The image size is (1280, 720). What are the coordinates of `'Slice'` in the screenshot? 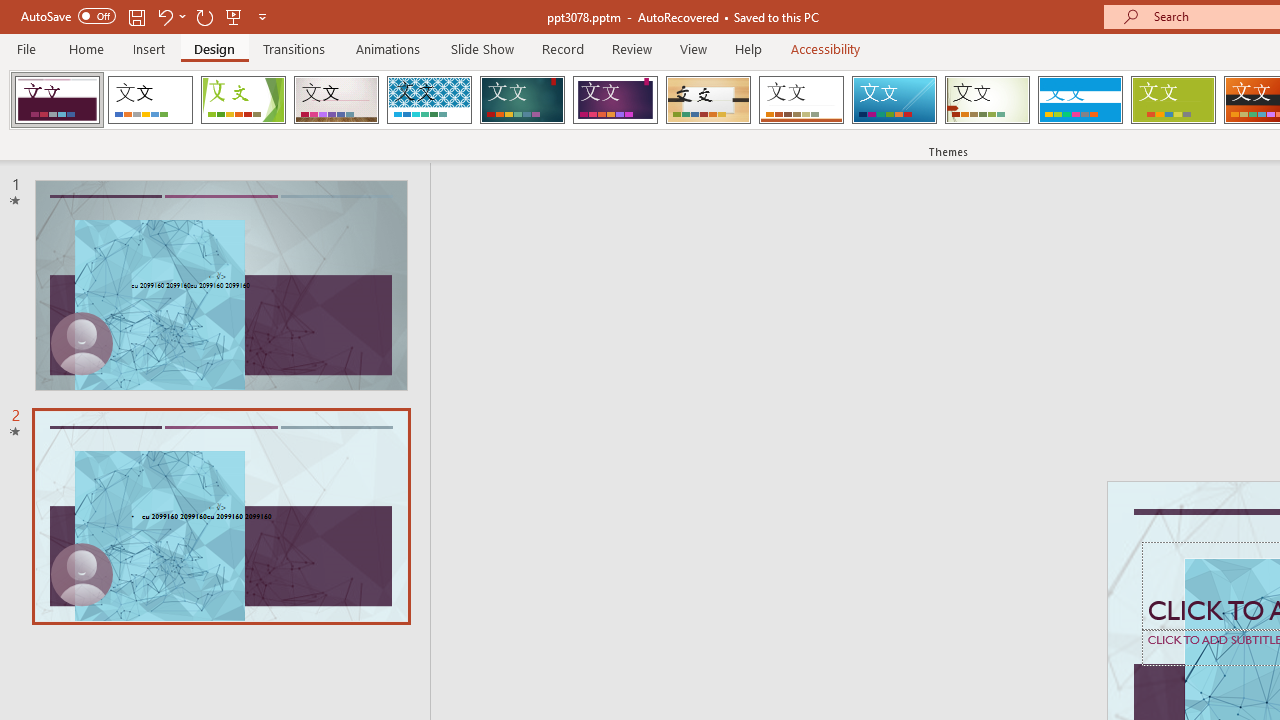 It's located at (893, 100).